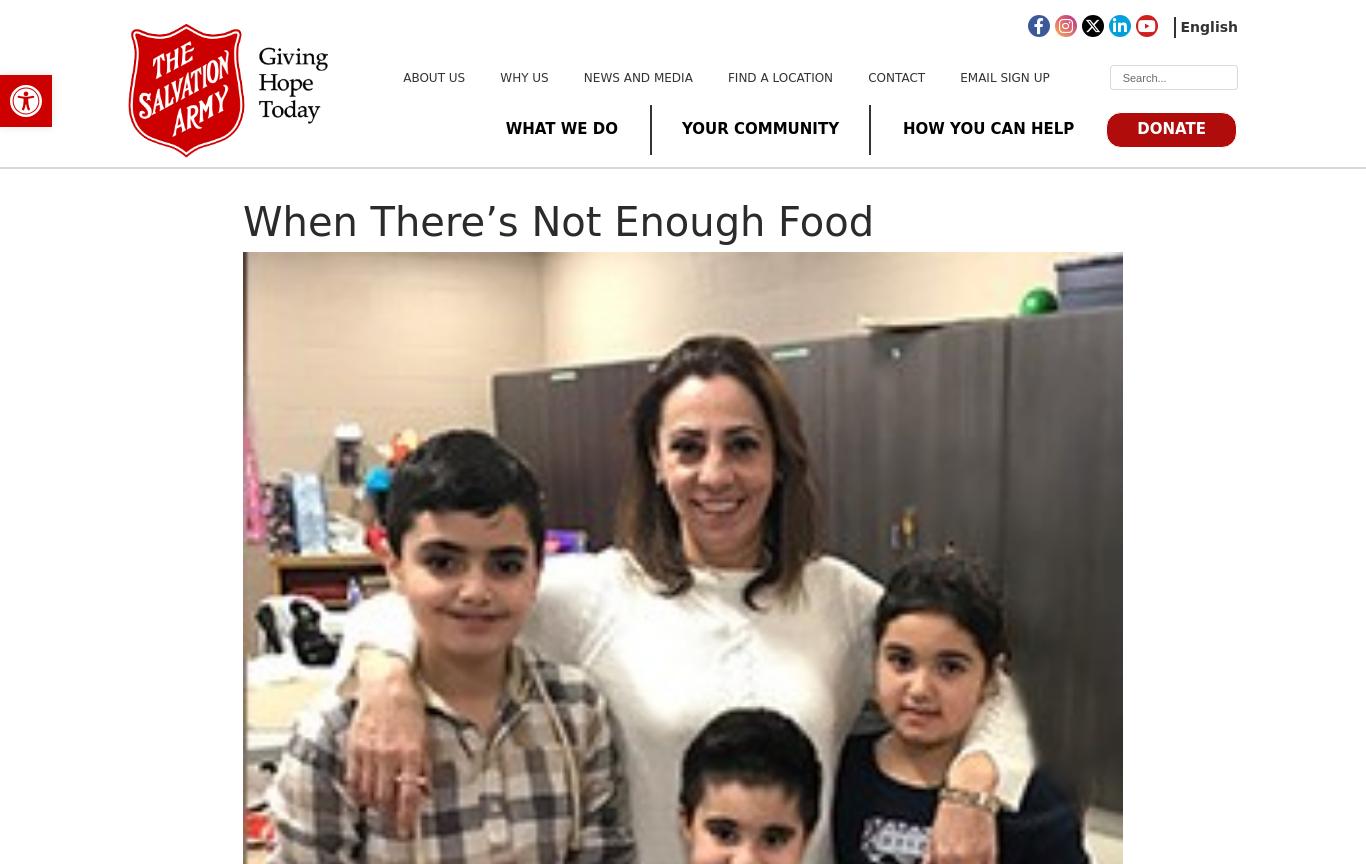  I want to click on 'International Support', so click(933, 173).